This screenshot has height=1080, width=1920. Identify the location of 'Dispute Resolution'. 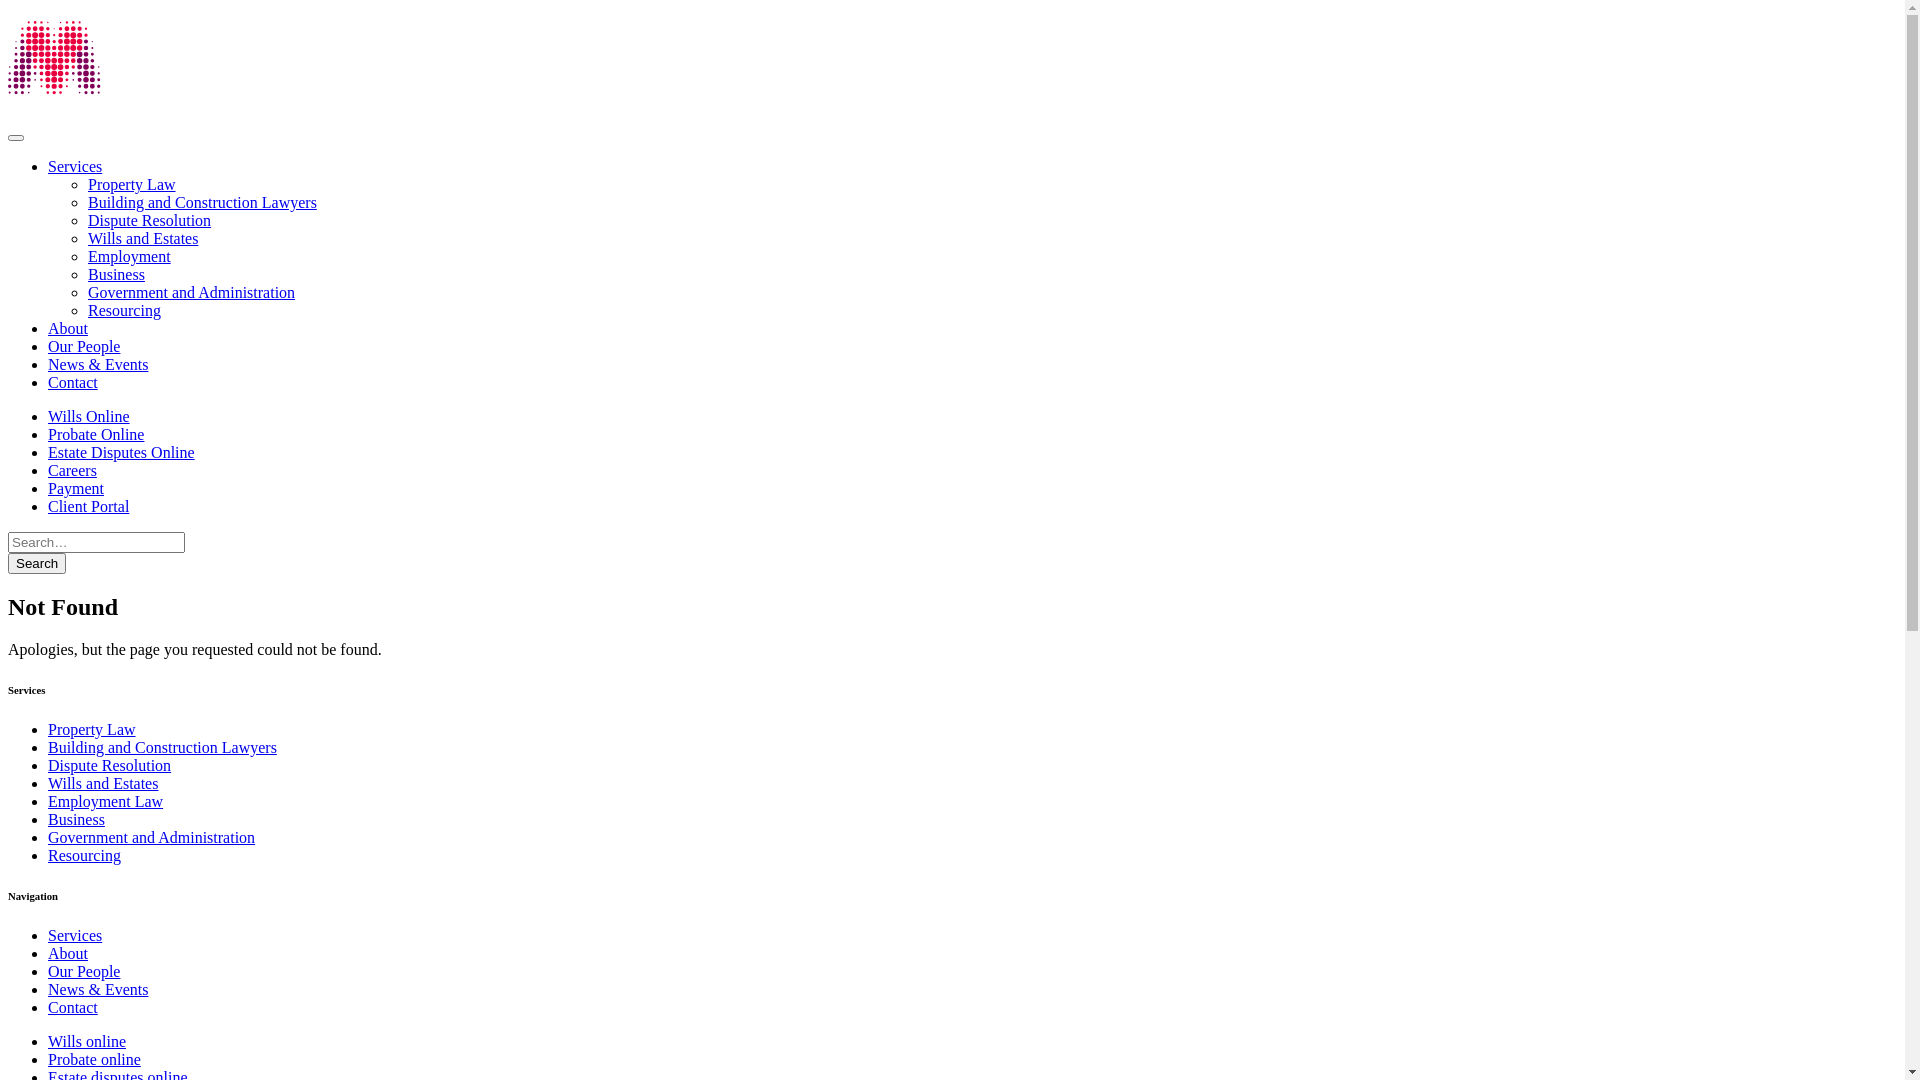
(148, 220).